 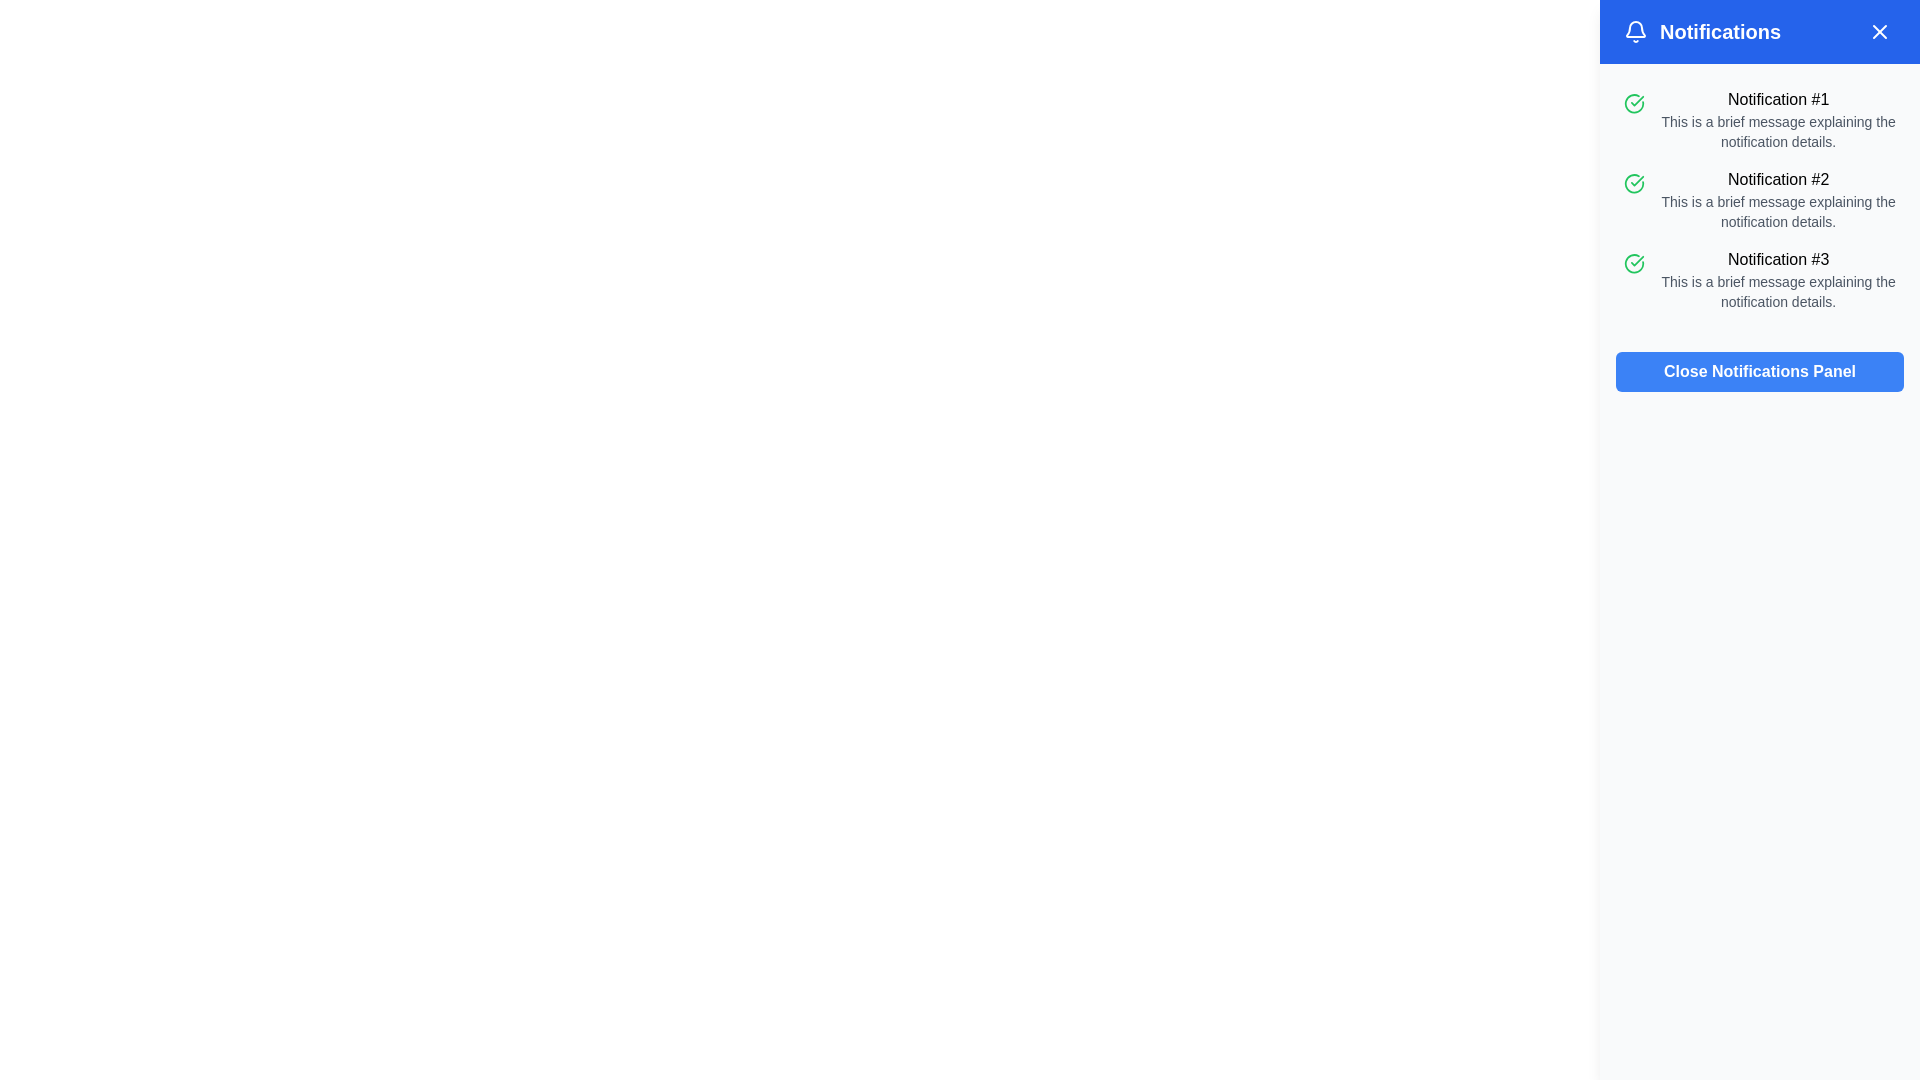 What do you see at coordinates (1634, 184) in the screenshot?
I see `the circular green icon with a checkmark inside, located in the second notification block titled 'Notification #2' in the notifications panel` at bounding box center [1634, 184].